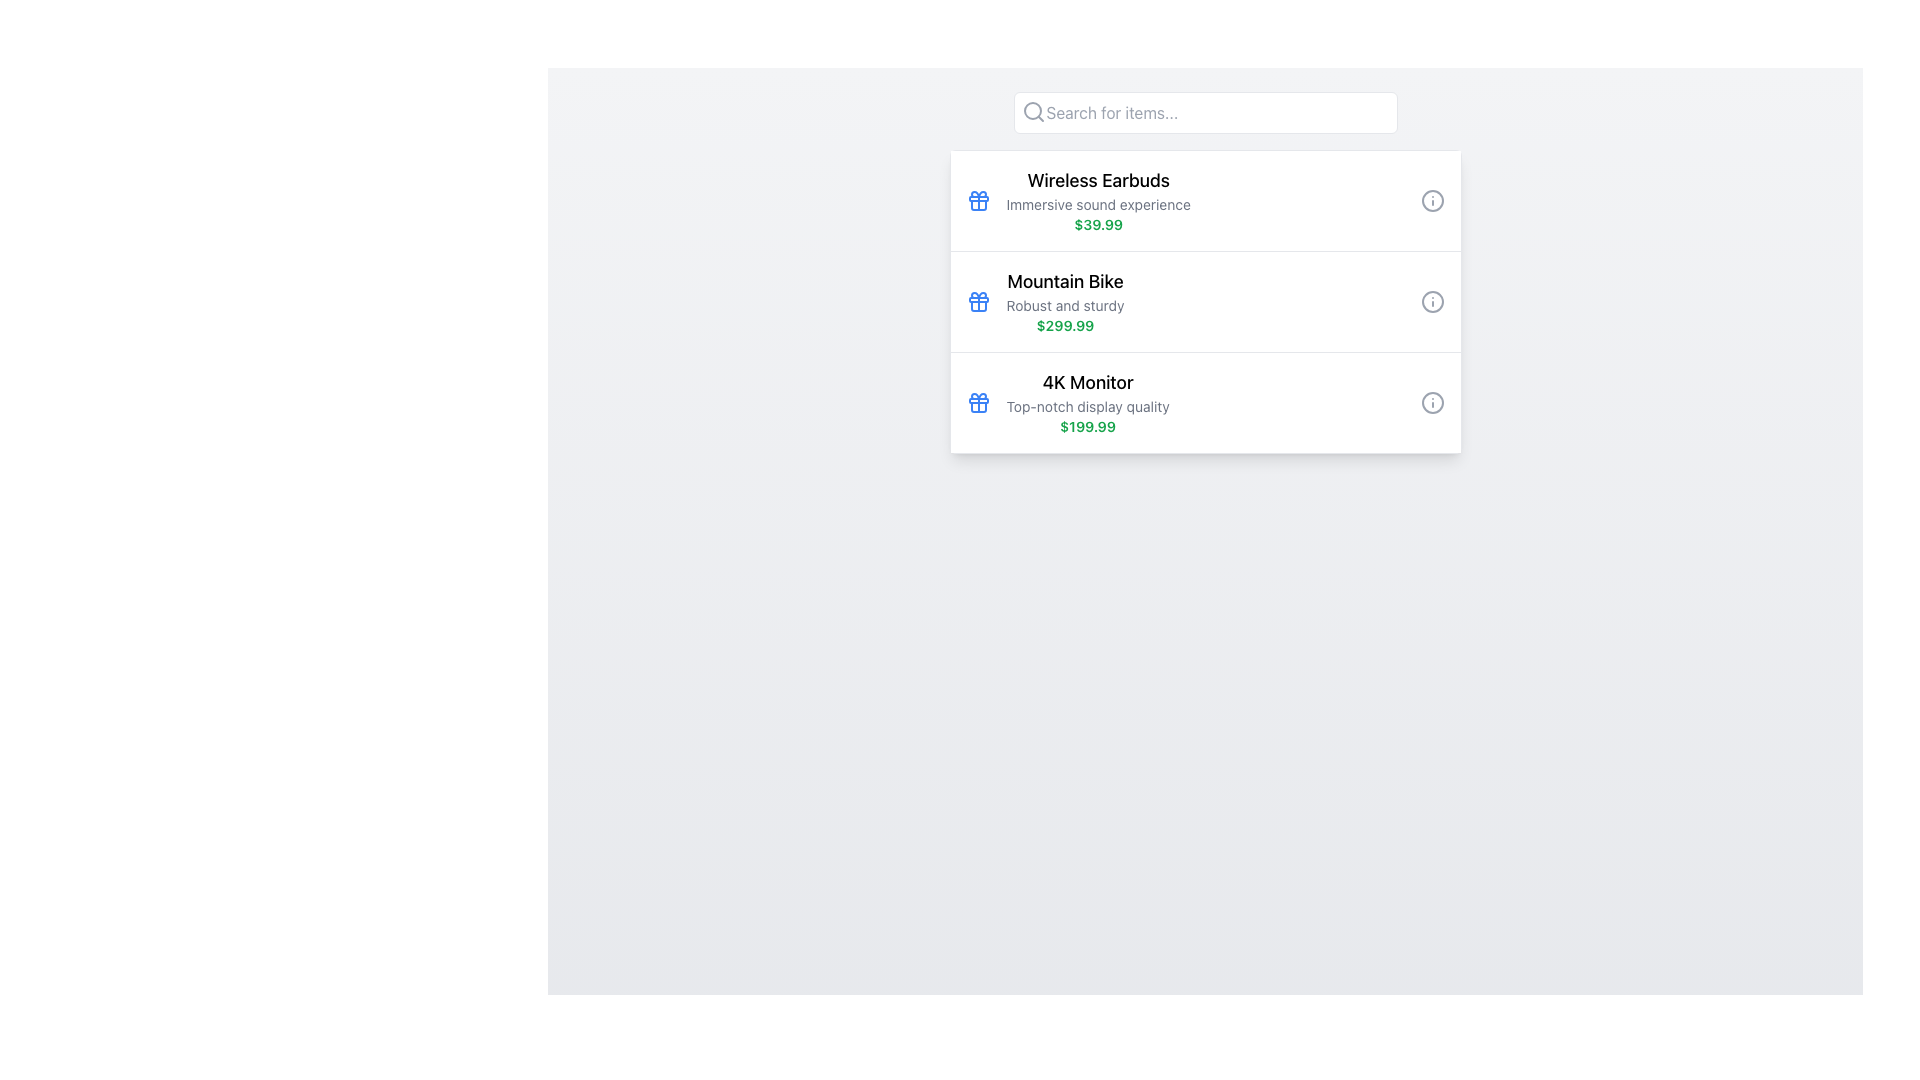  Describe the element at coordinates (1064, 281) in the screenshot. I see `the 'Mountain Bike' text label, which is prominently displayed in a bold font within a card structure, located in the second row of a vertically stacked list of items` at that location.